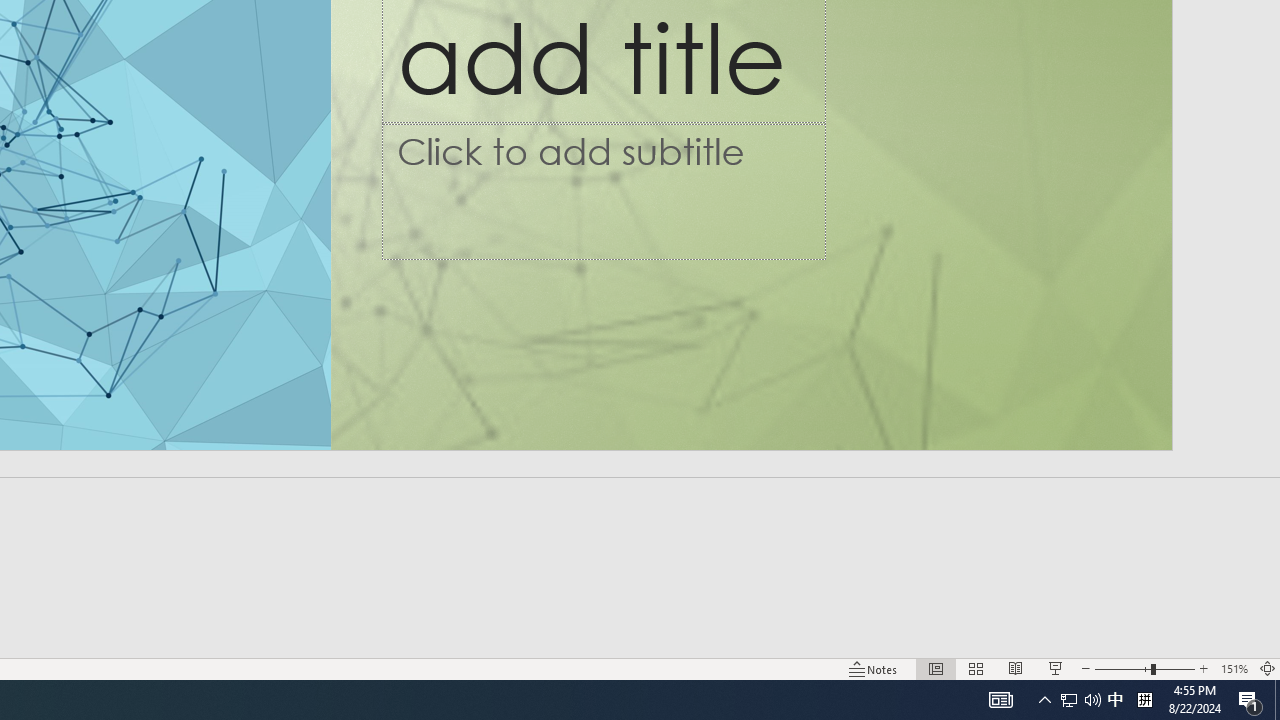  I want to click on 'Zoom 151%', so click(1233, 669).